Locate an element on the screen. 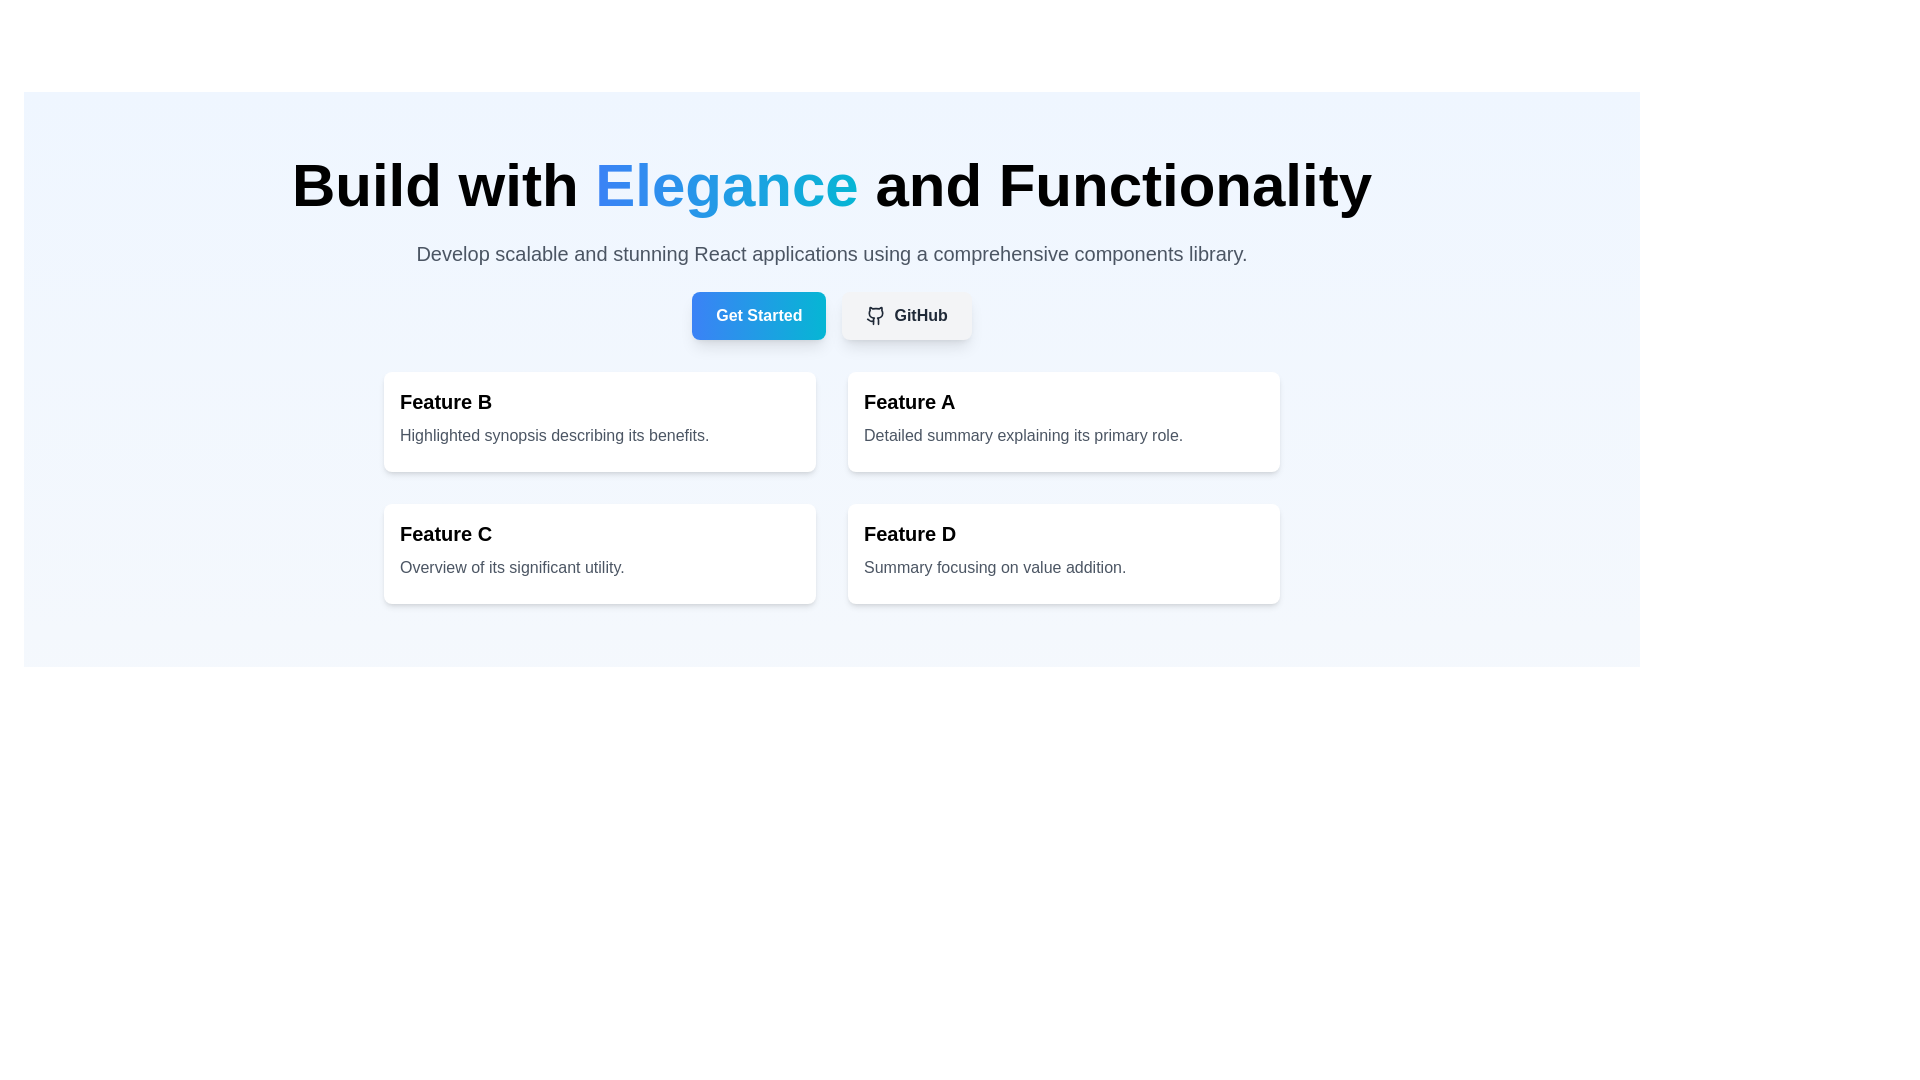 Image resolution: width=1920 pixels, height=1080 pixels. the text content of the Informational card about 'Feature C' located in the lower-left portion of the grid layout, specifically the third card among four similar elements is located at coordinates (599, 554).